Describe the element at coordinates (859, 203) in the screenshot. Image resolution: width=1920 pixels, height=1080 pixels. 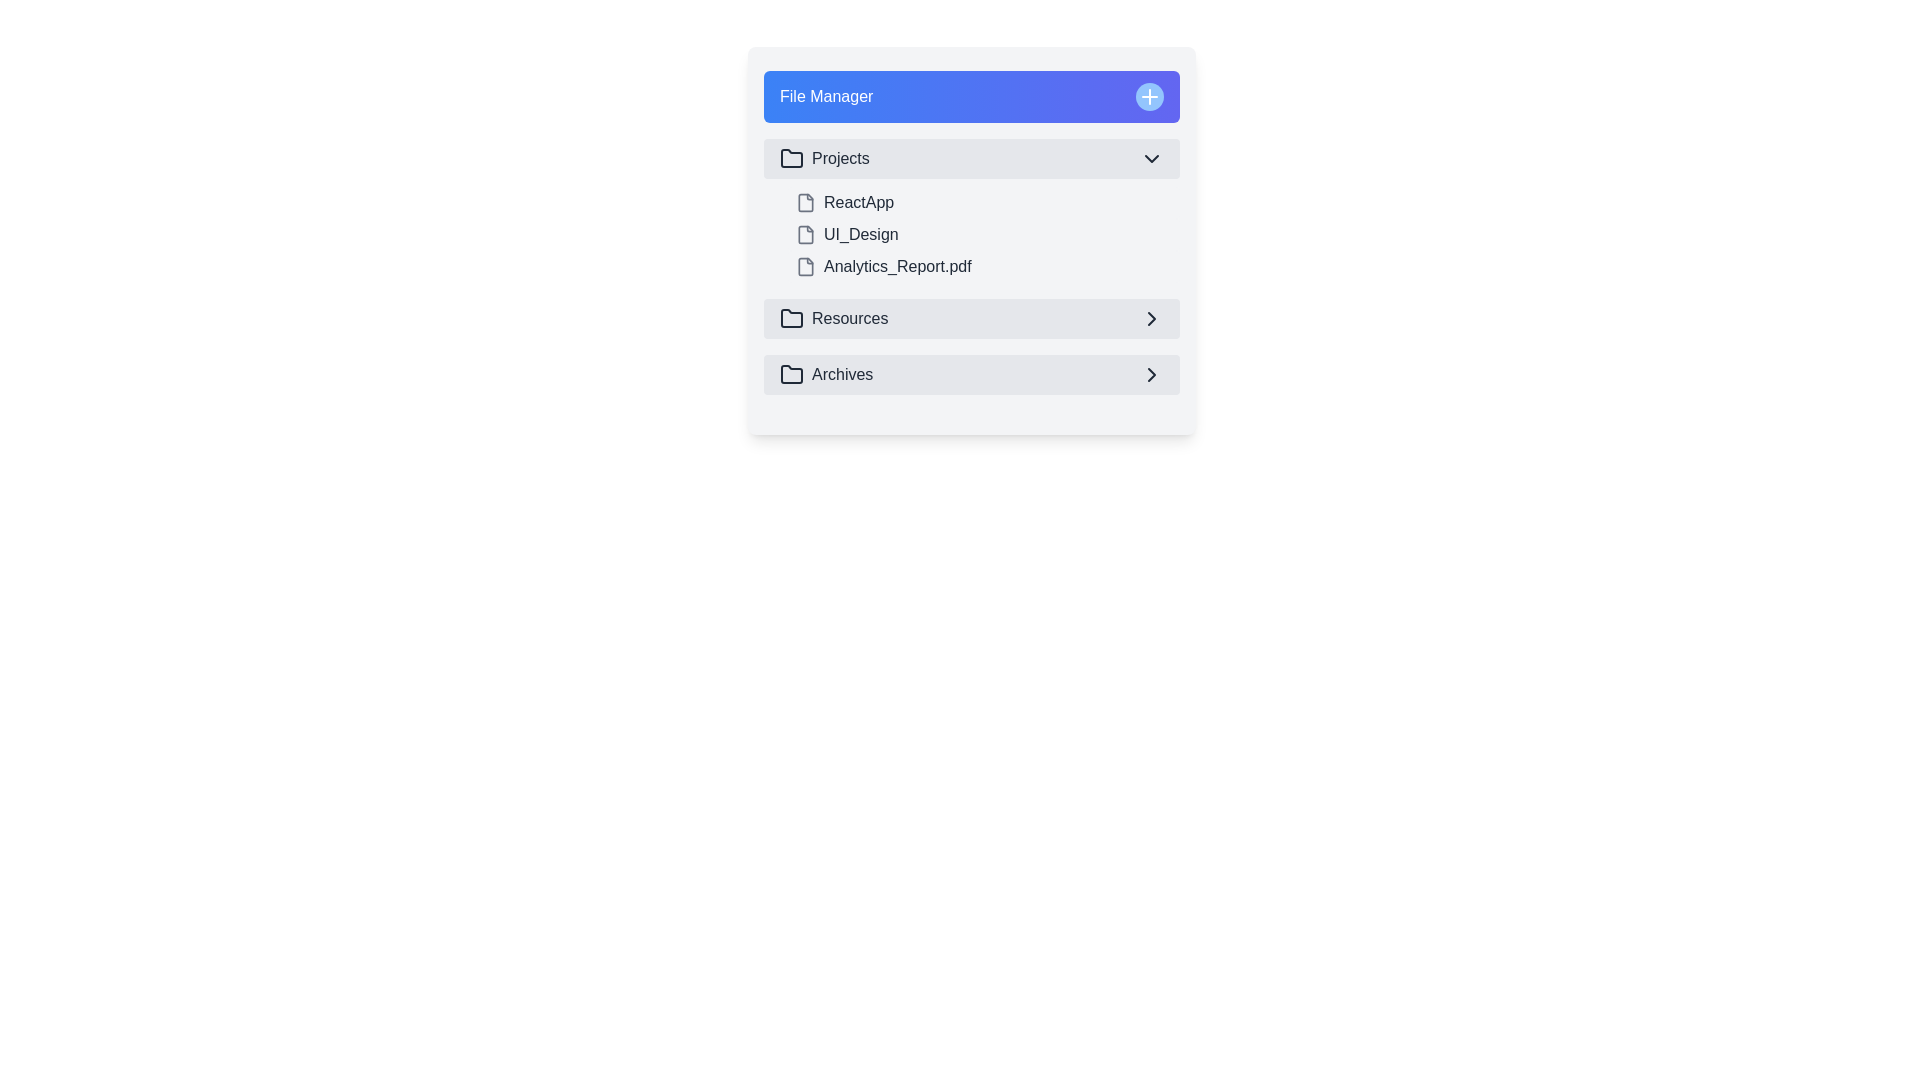
I see `the text label associated with the file named 'ReactApp'` at that location.